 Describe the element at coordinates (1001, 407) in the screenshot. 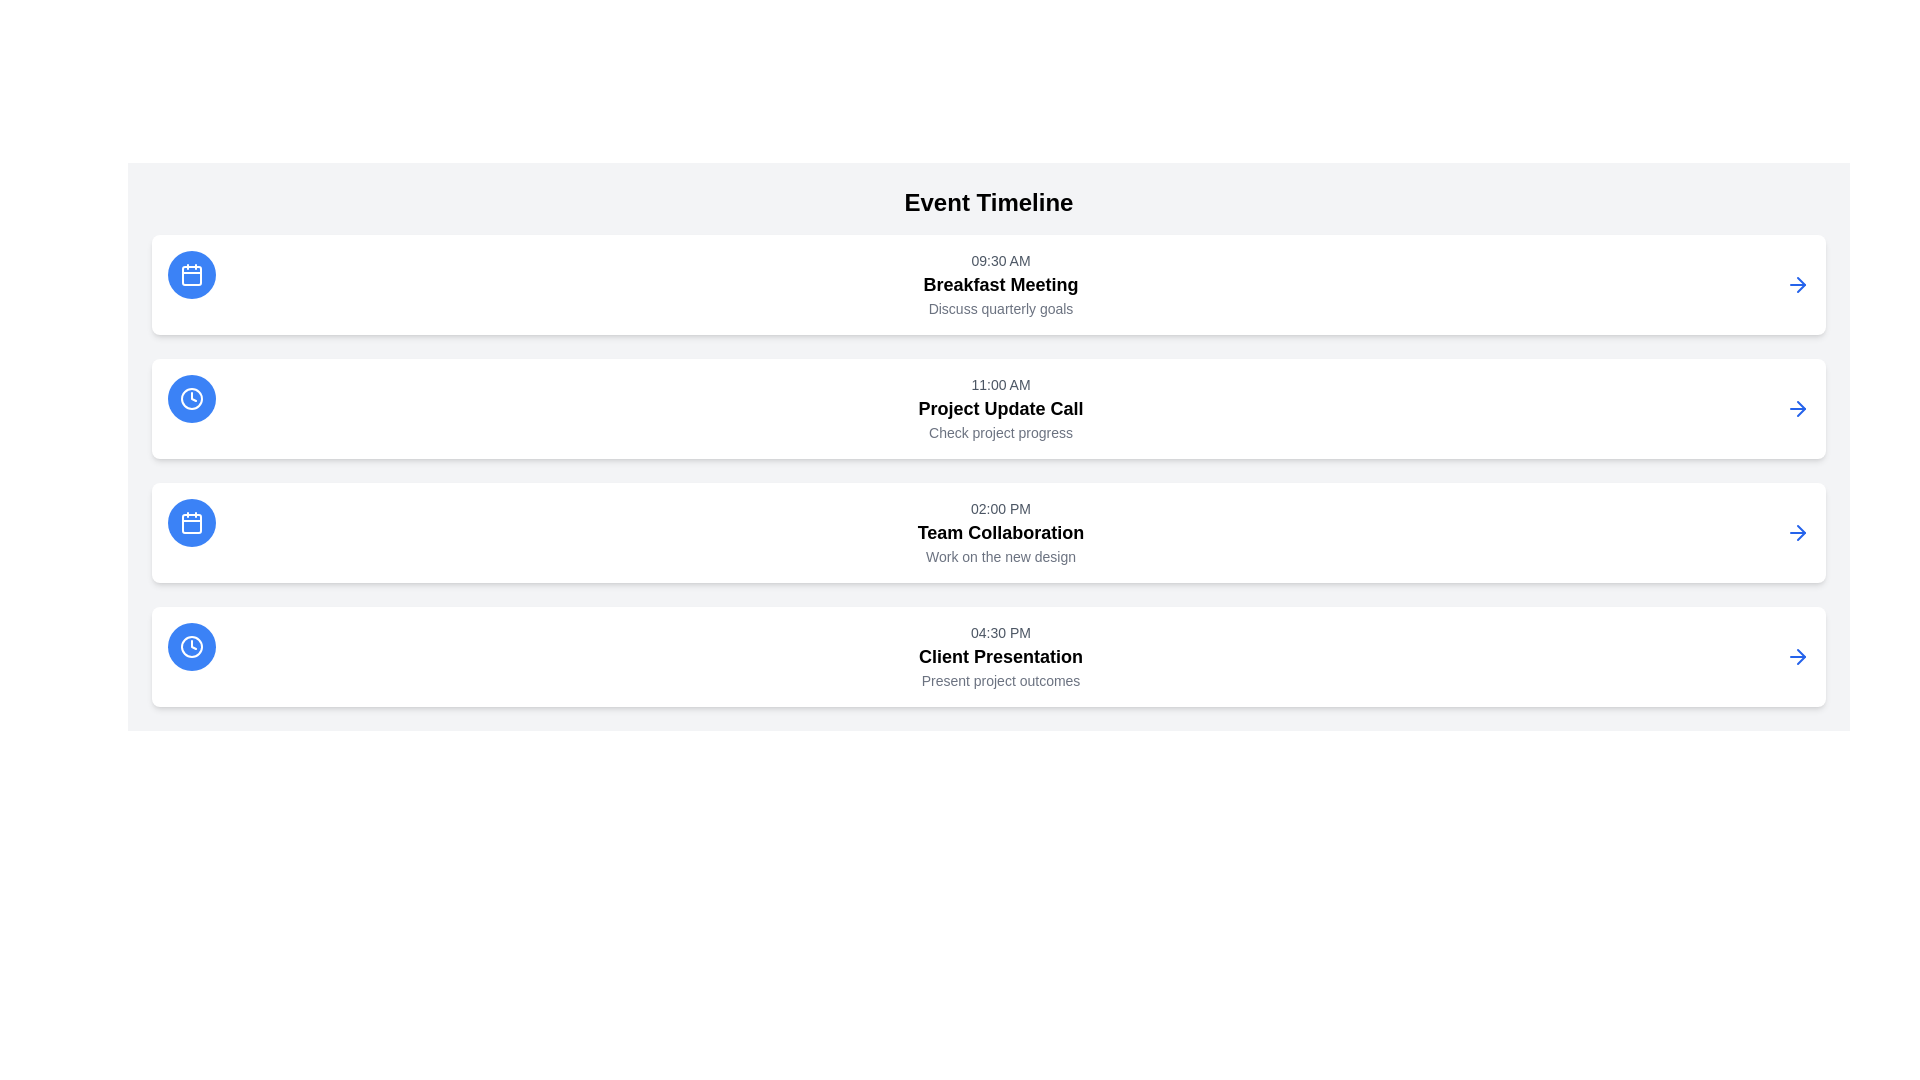

I see `the scheduled event UI card component, which is the second item in the vertical list on the central white board, positioned between 'Breakfast Meeting' and 'Team Collaboration'` at that location.